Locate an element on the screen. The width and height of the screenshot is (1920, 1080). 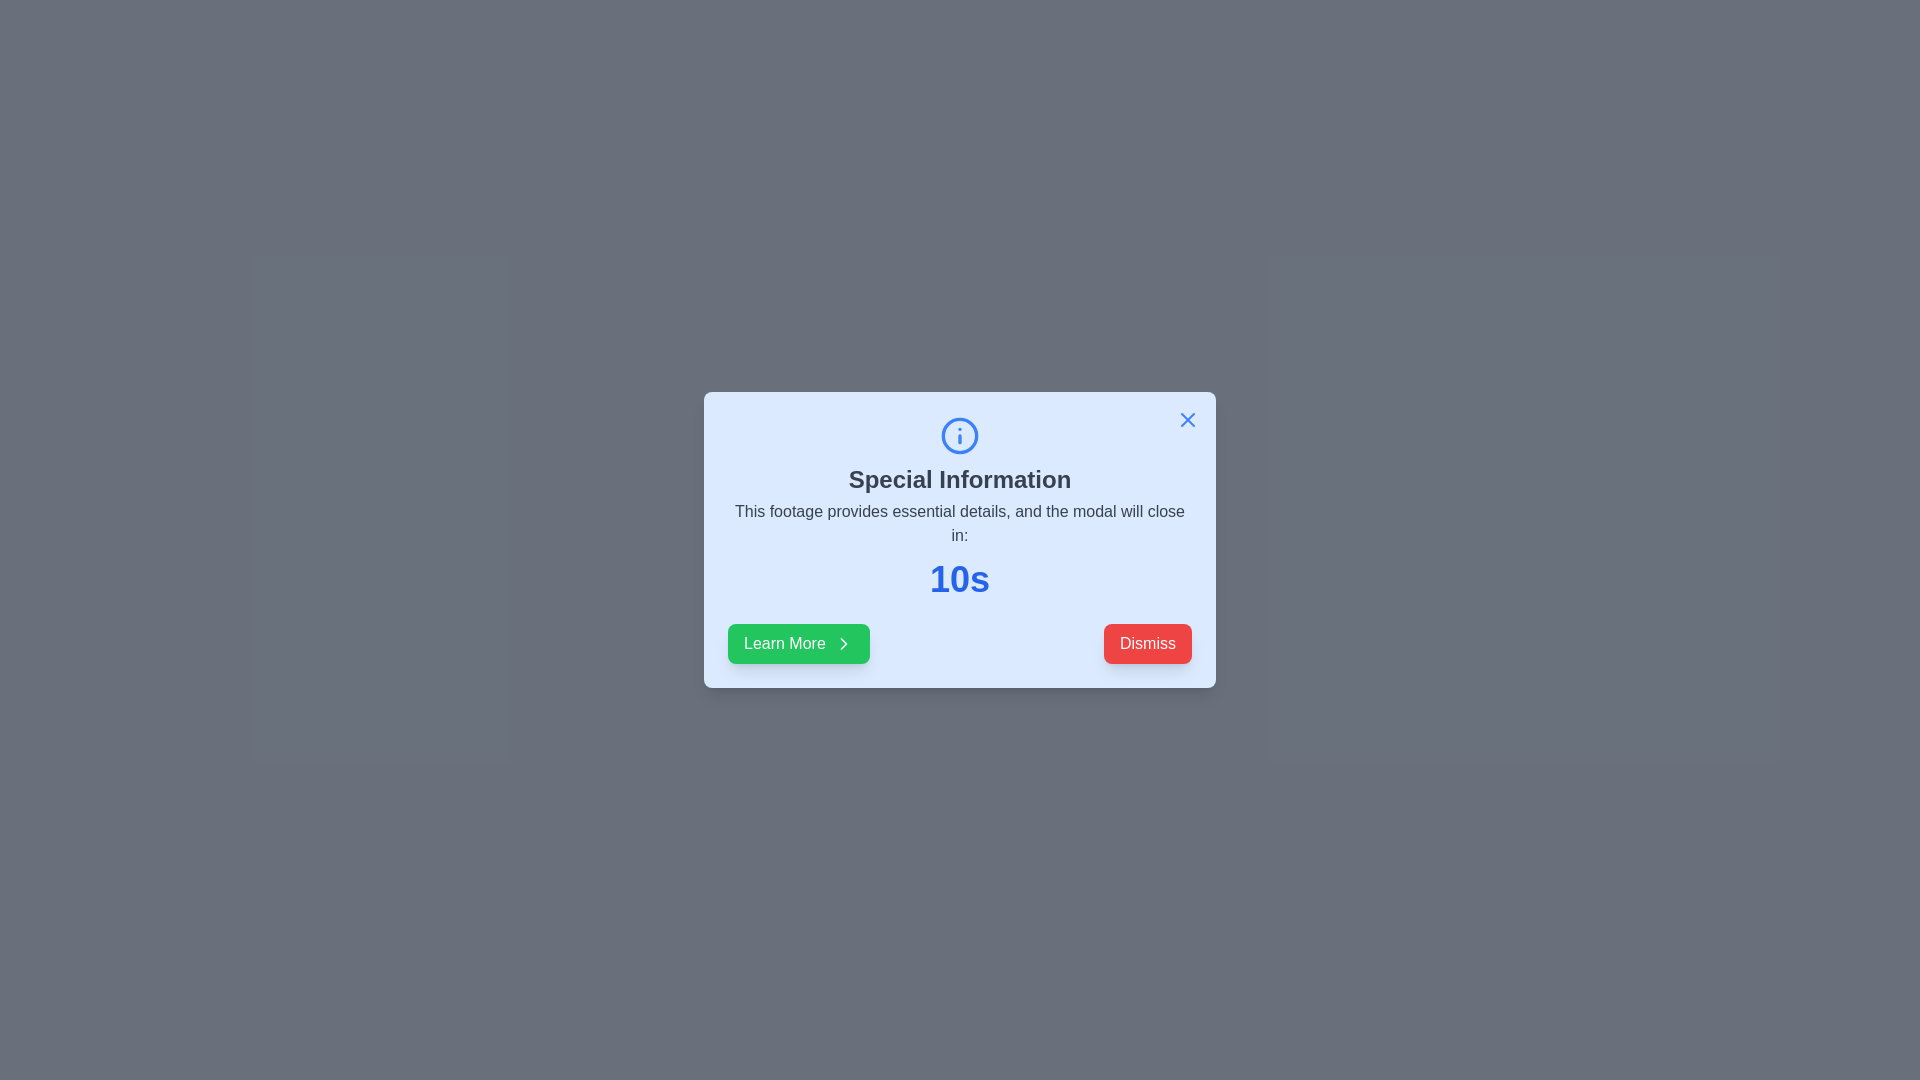
the close button located at the top-right corner of the modal to change its appearance is located at coordinates (1188, 419).